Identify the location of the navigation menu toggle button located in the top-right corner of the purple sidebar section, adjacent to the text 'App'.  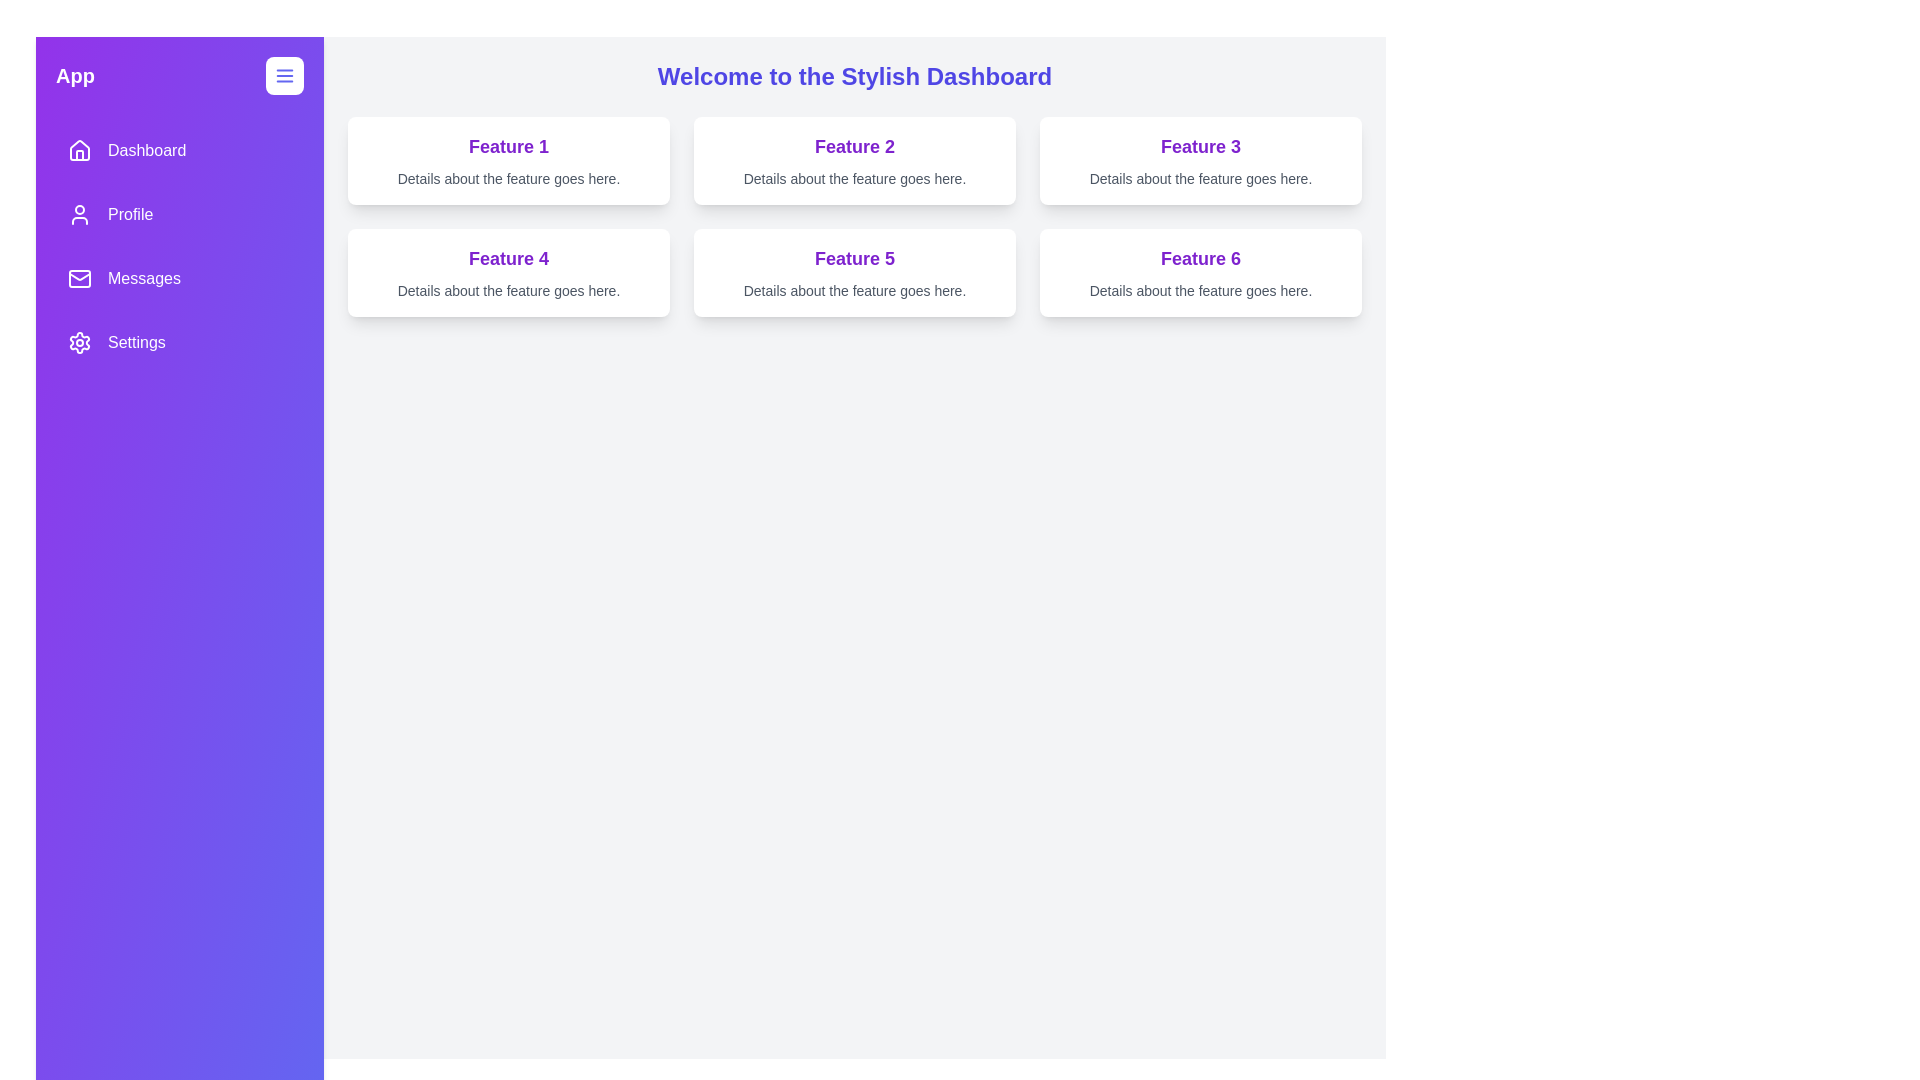
(283, 75).